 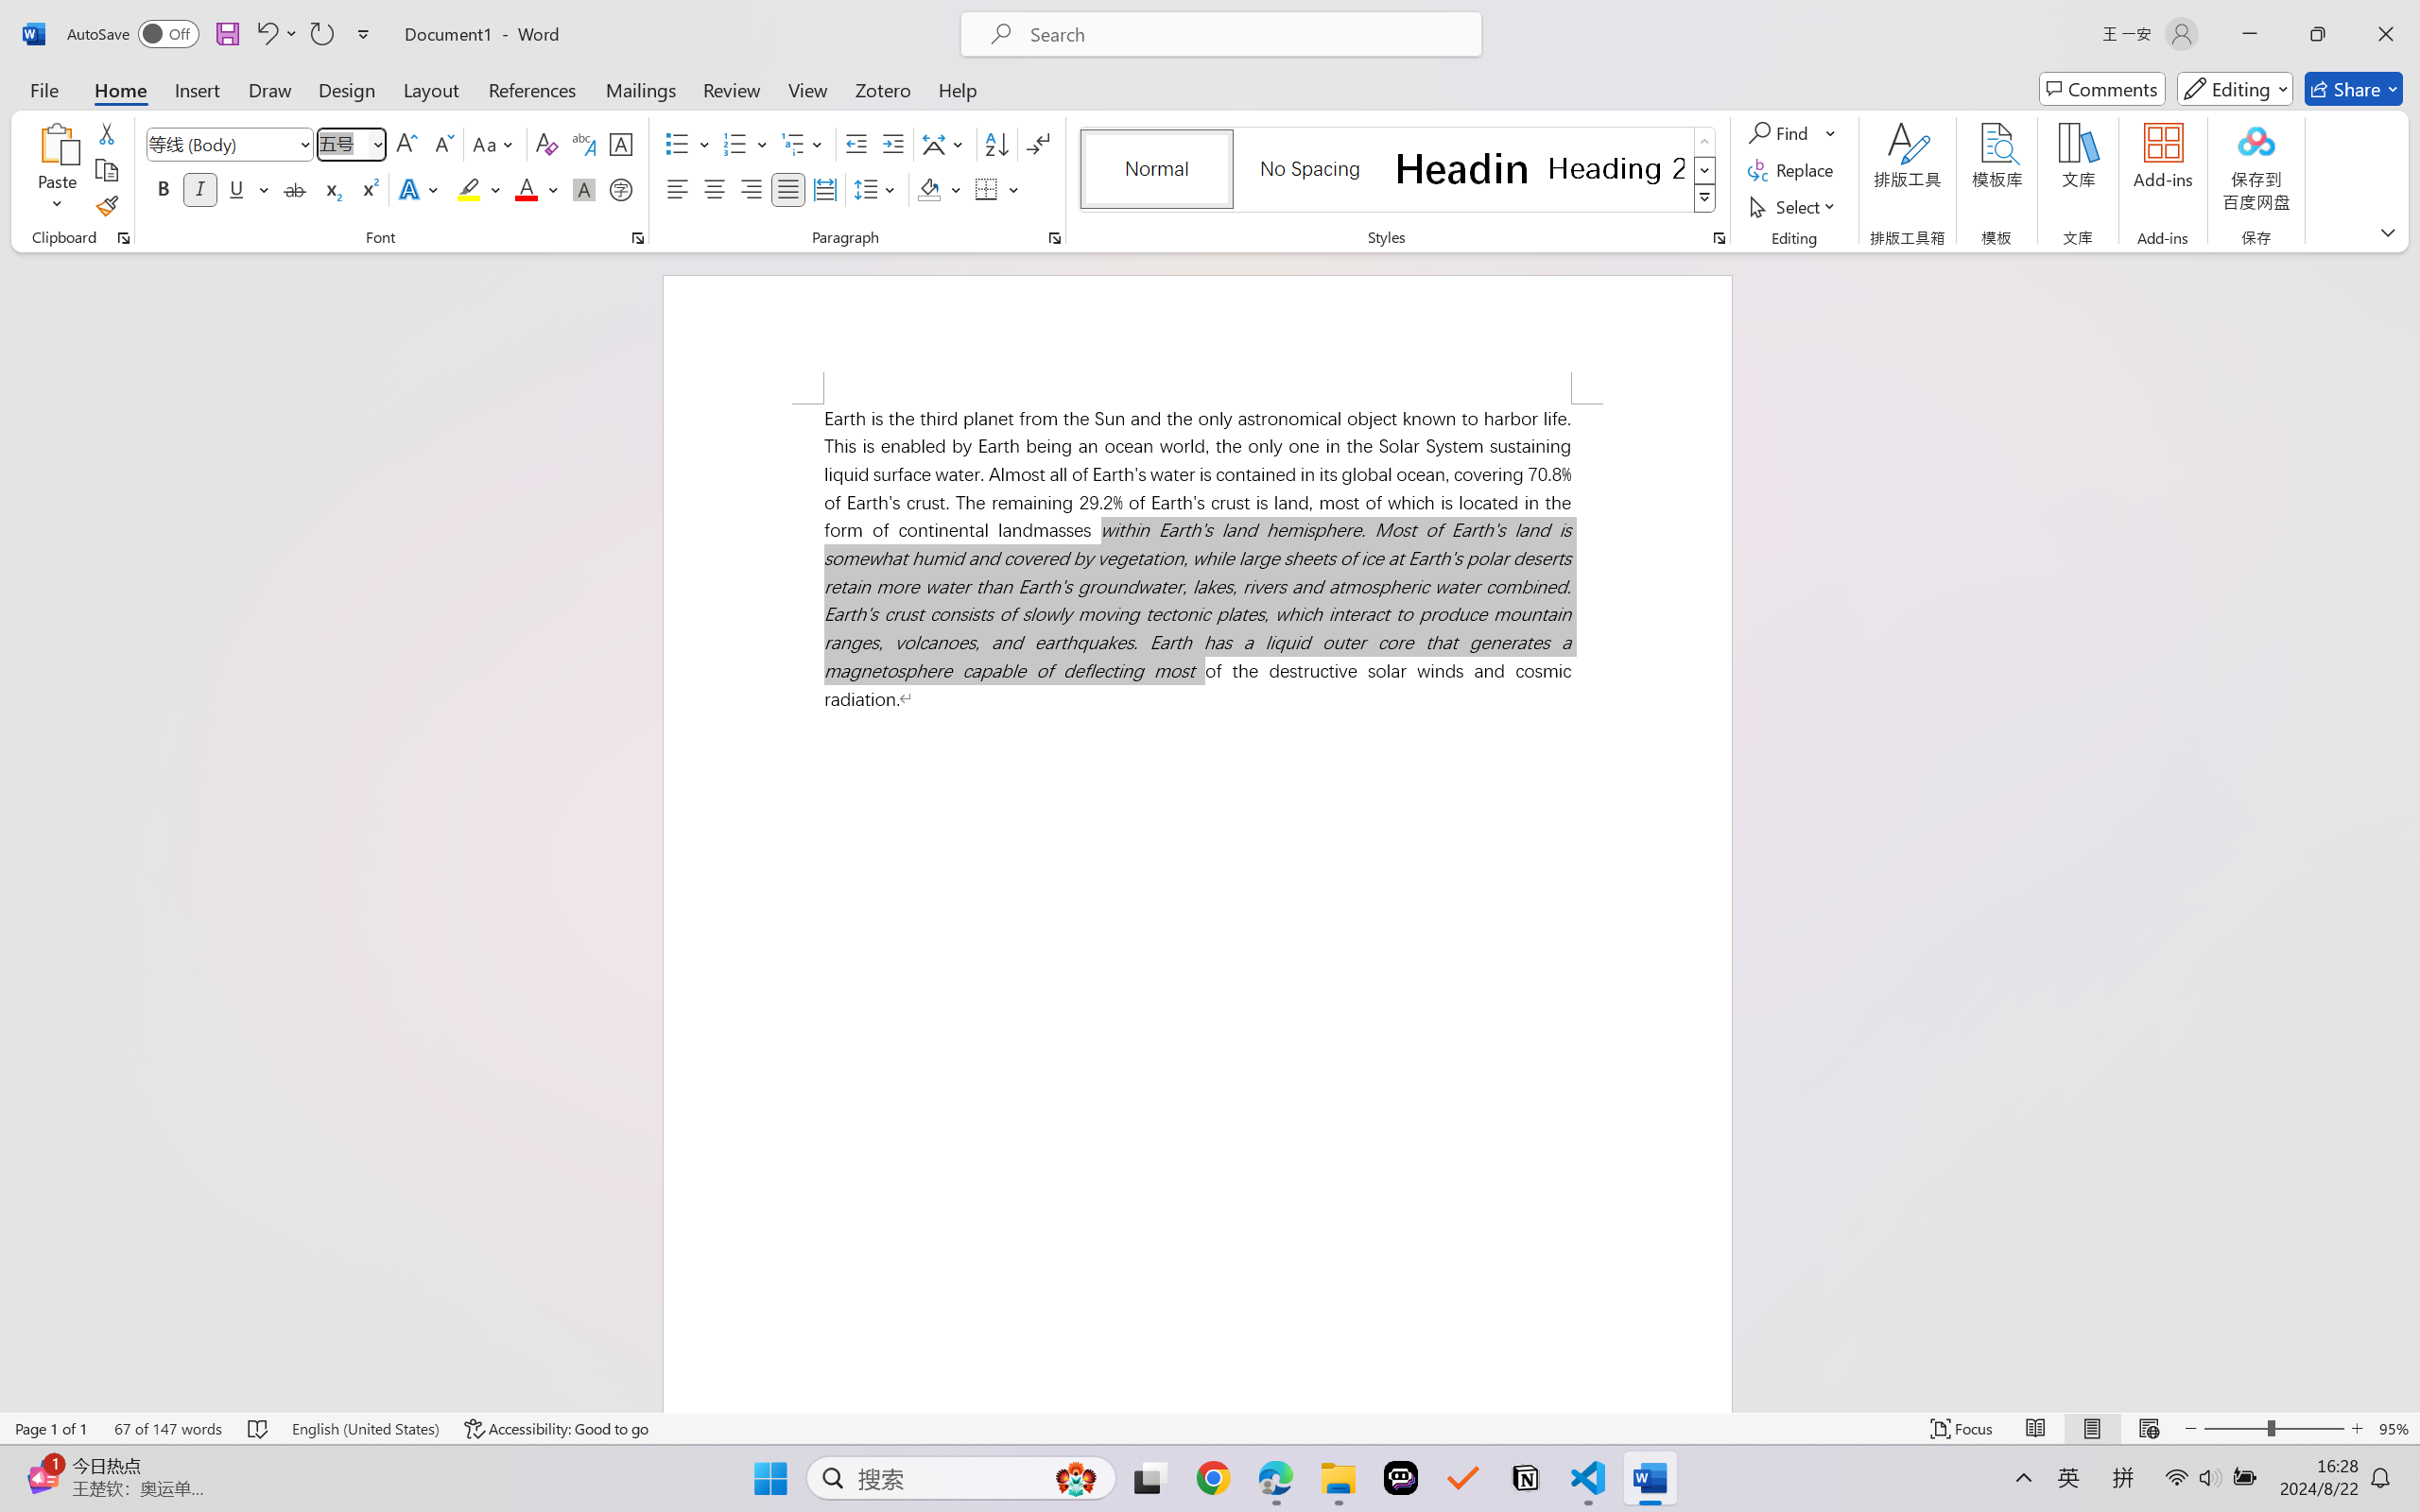 What do you see at coordinates (406, 144) in the screenshot?
I see `'Grow Font'` at bounding box center [406, 144].